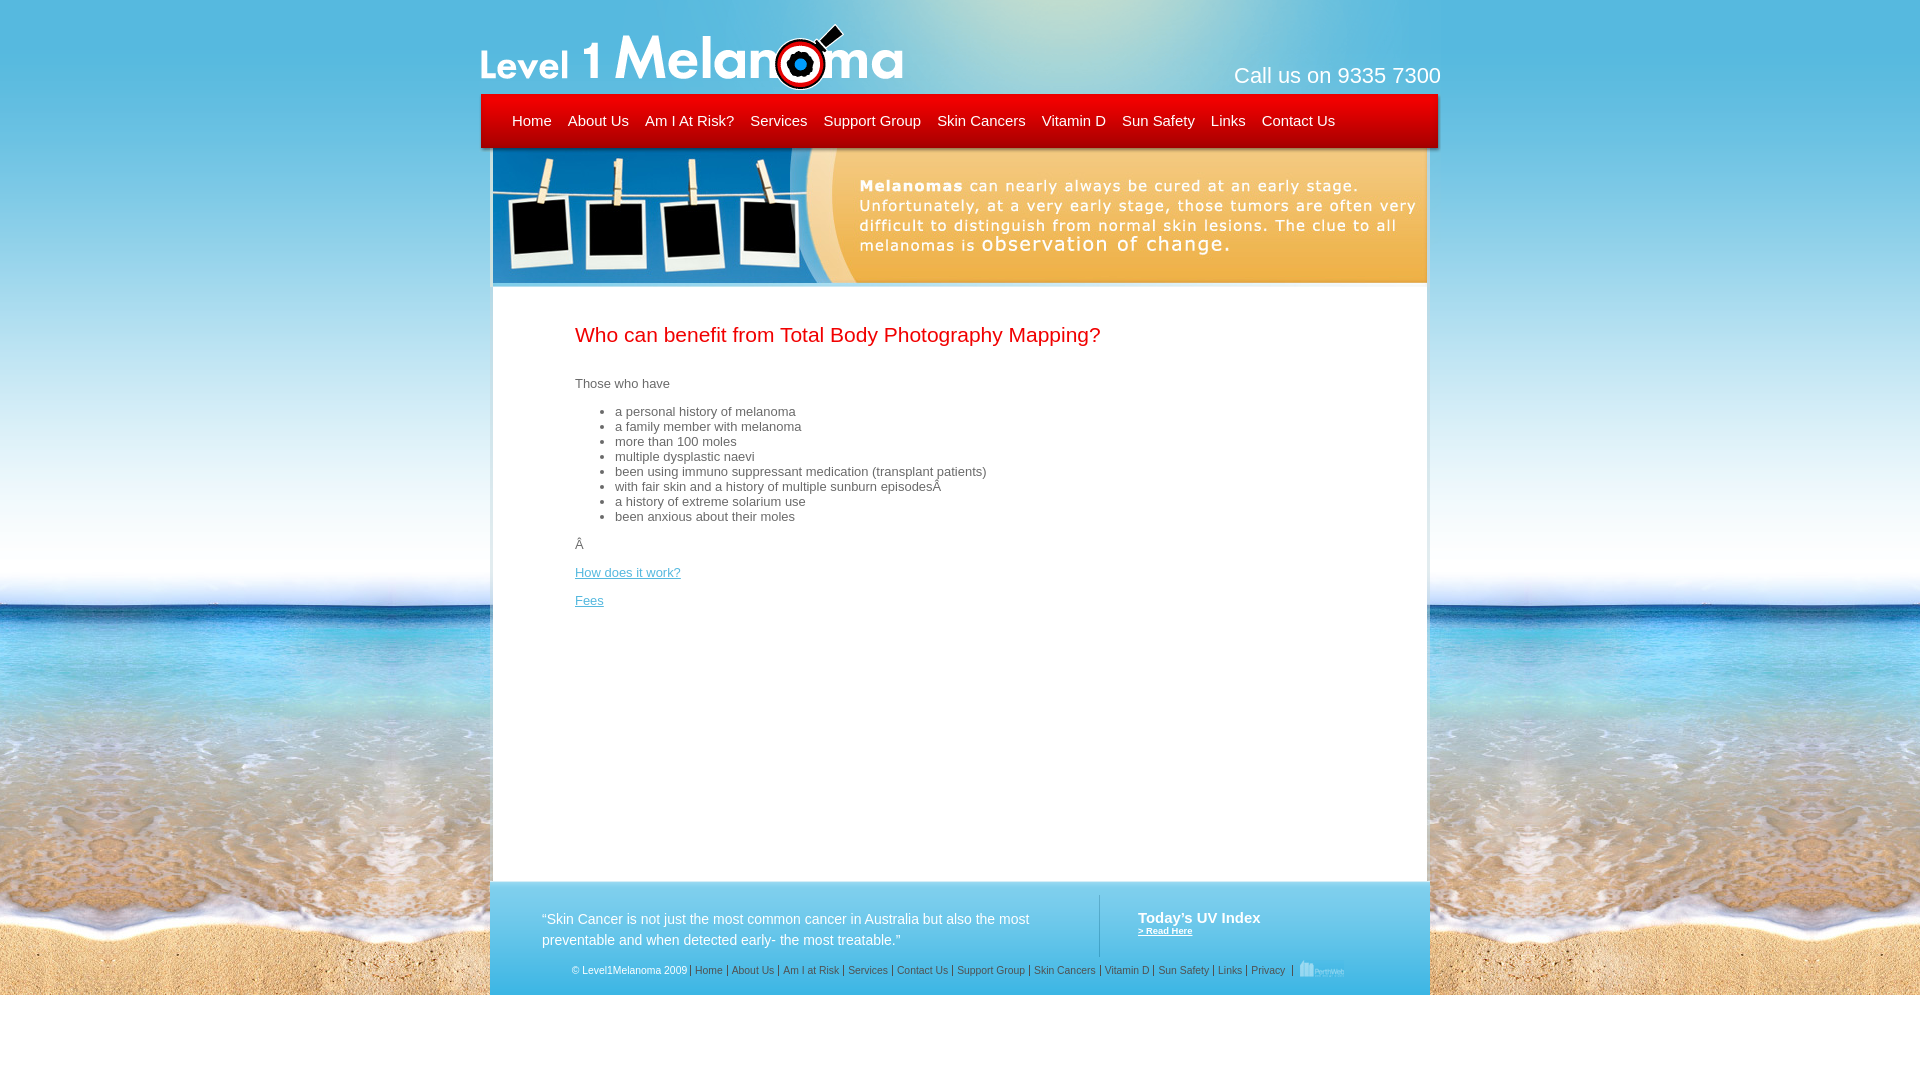 This screenshot has height=1080, width=1920. I want to click on 'Contact Us', so click(1299, 120).